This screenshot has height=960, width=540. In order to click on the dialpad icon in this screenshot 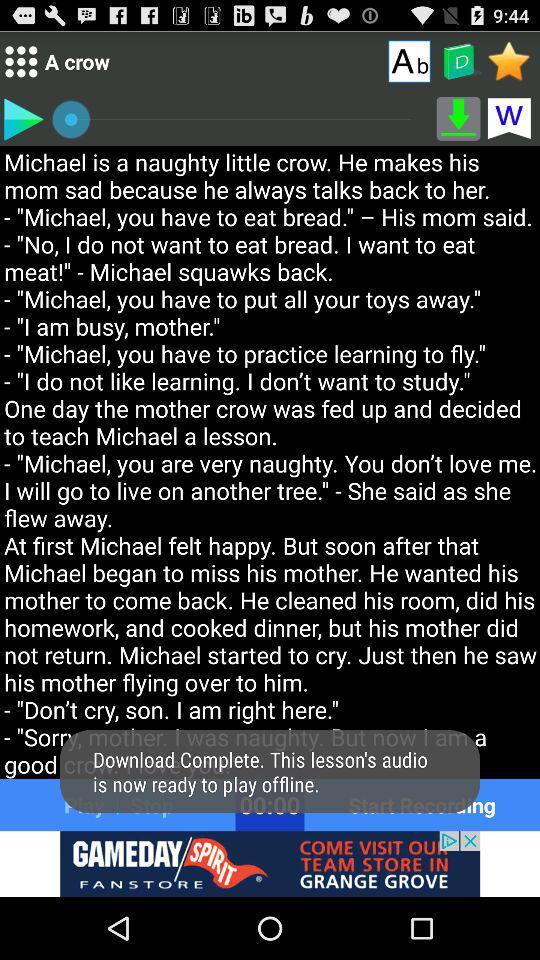, I will do `click(20, 66)`.